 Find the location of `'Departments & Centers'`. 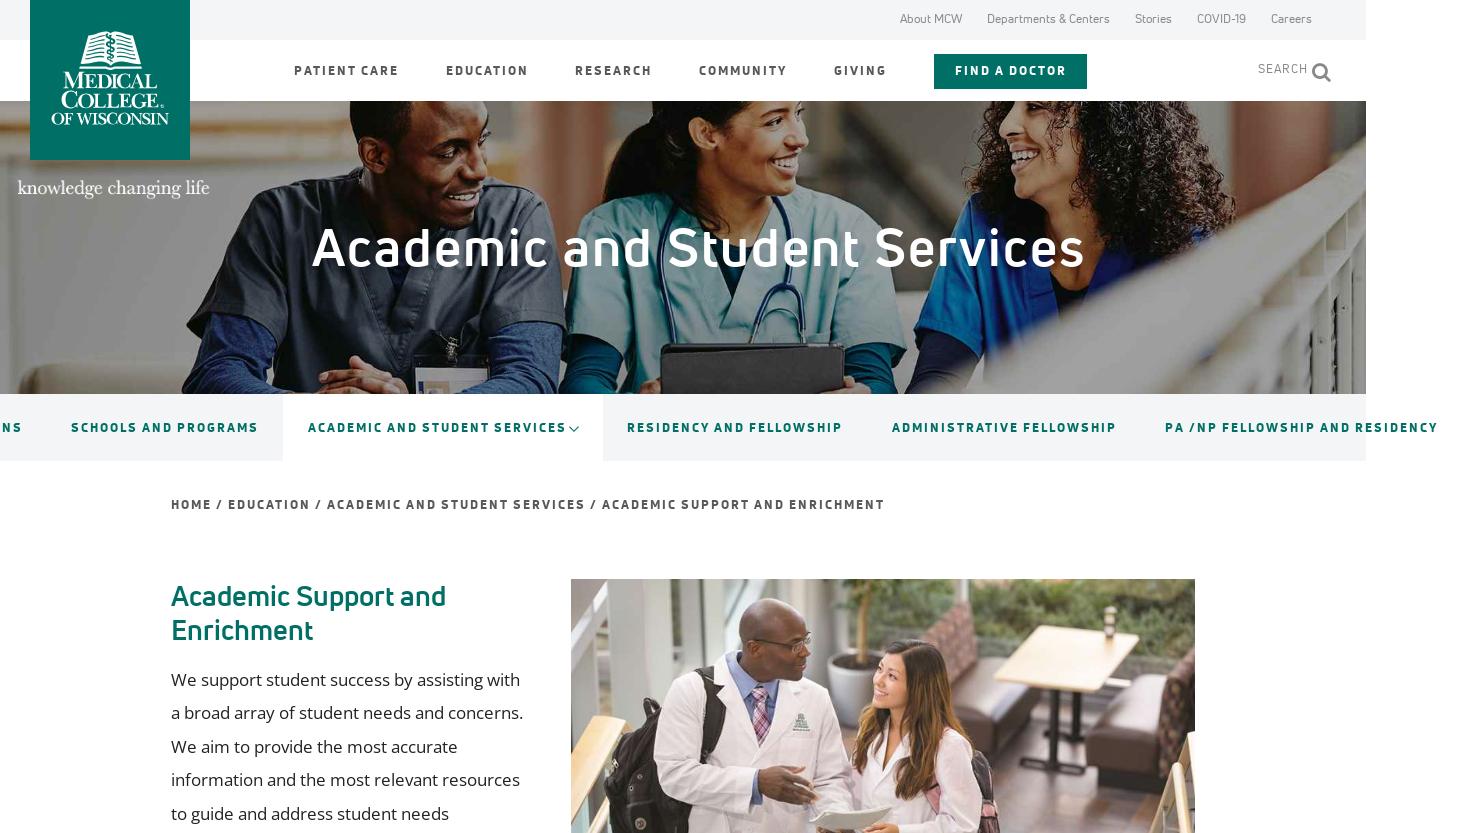

'Departments & Centers' is located at coordinates (986, 18).